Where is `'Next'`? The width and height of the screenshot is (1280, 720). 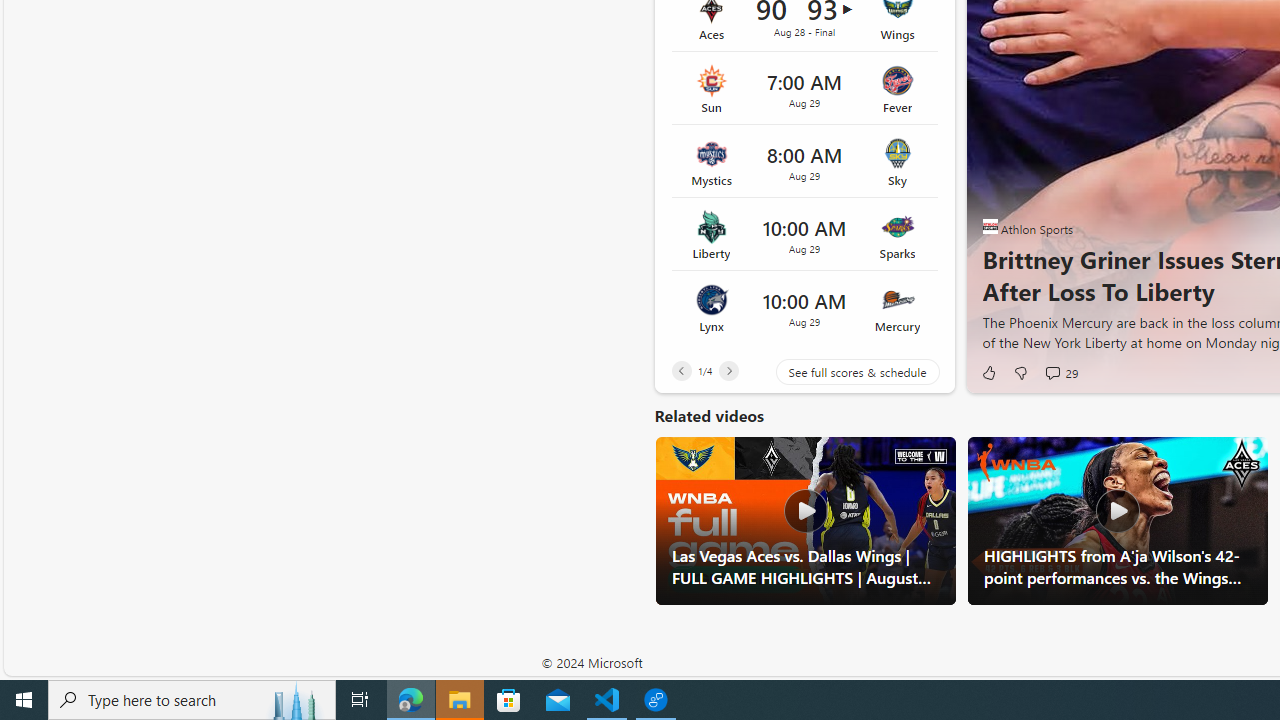 'Next' is located at coordinates (727, 370).